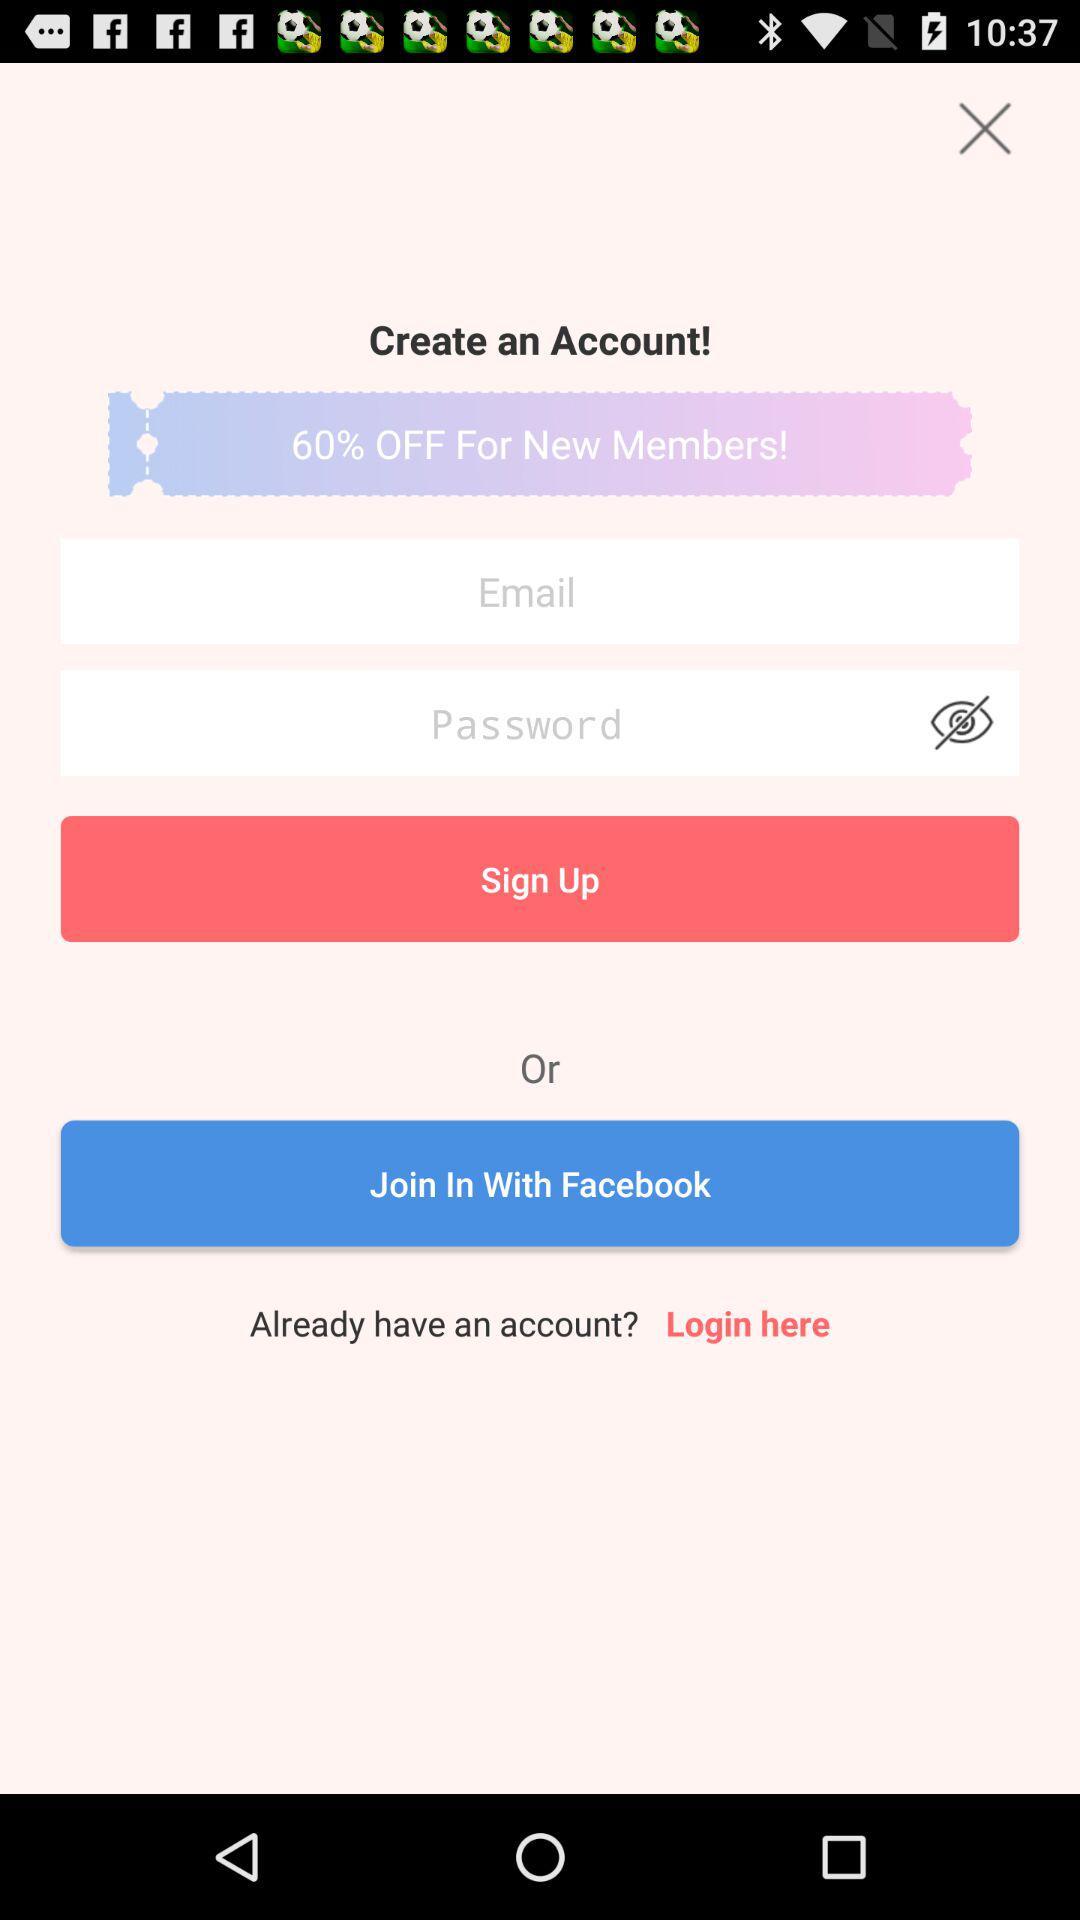  What do you see at coordinates (984, 127) in the screenshot?
I see `screen` at bounding box center [984, 127].